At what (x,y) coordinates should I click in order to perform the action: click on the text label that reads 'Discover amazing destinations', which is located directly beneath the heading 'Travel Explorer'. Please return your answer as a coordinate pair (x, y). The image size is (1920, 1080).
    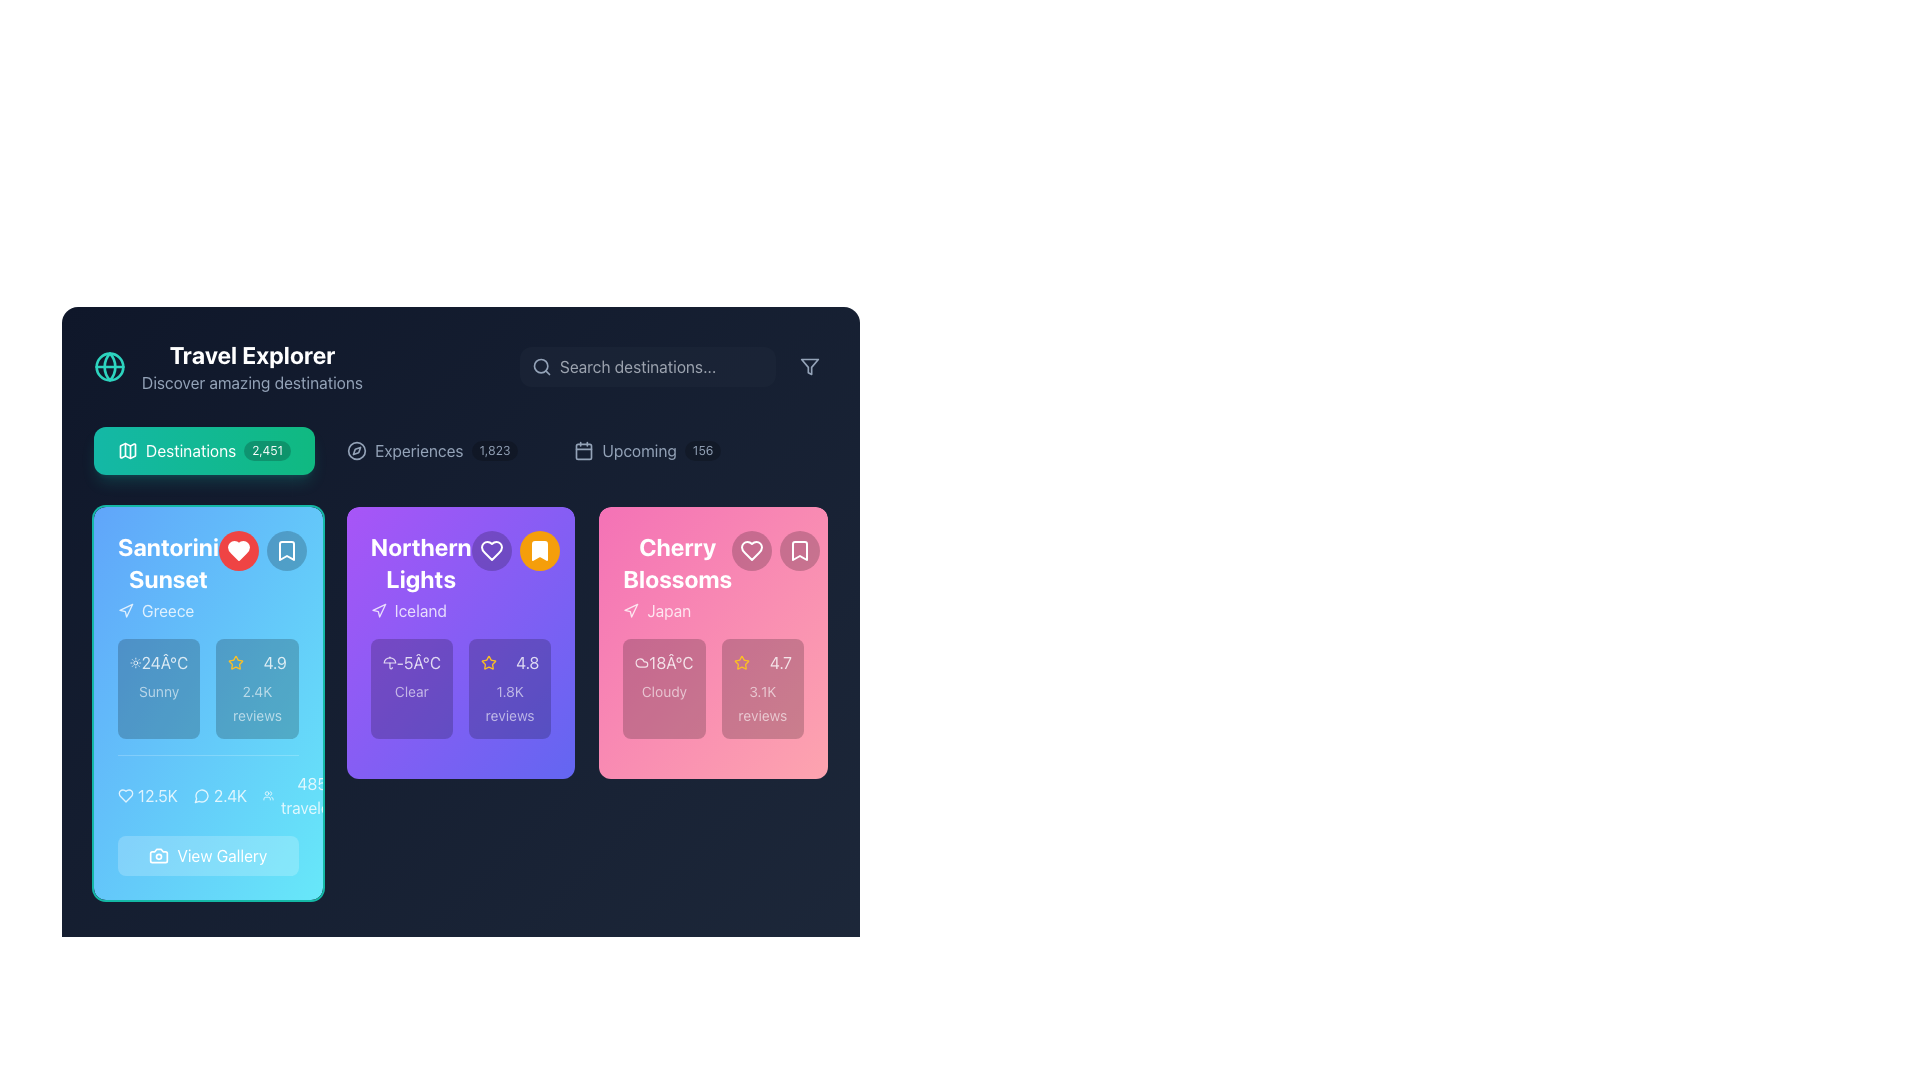
    Looking at the image, I should click on (251, 382).